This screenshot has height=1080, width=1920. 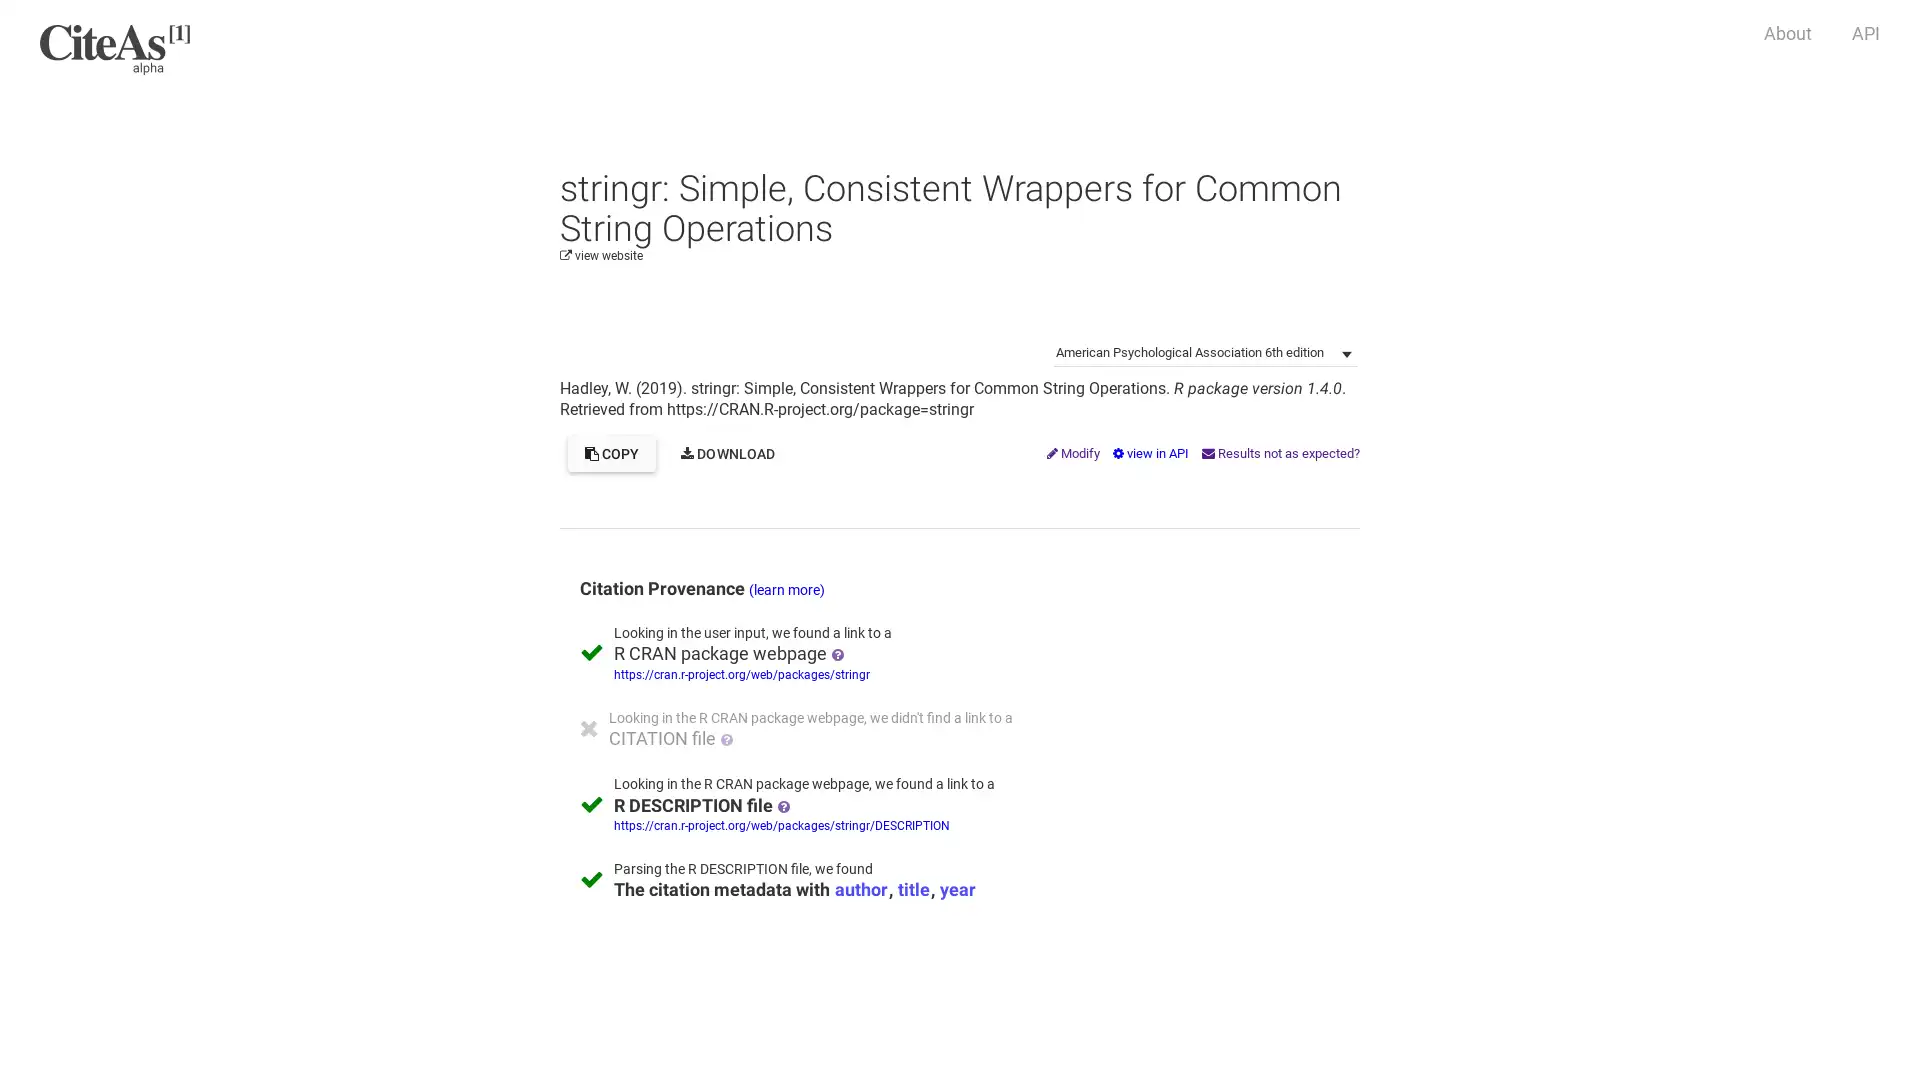 I want to click on Copy, so click(x=610, y=454).